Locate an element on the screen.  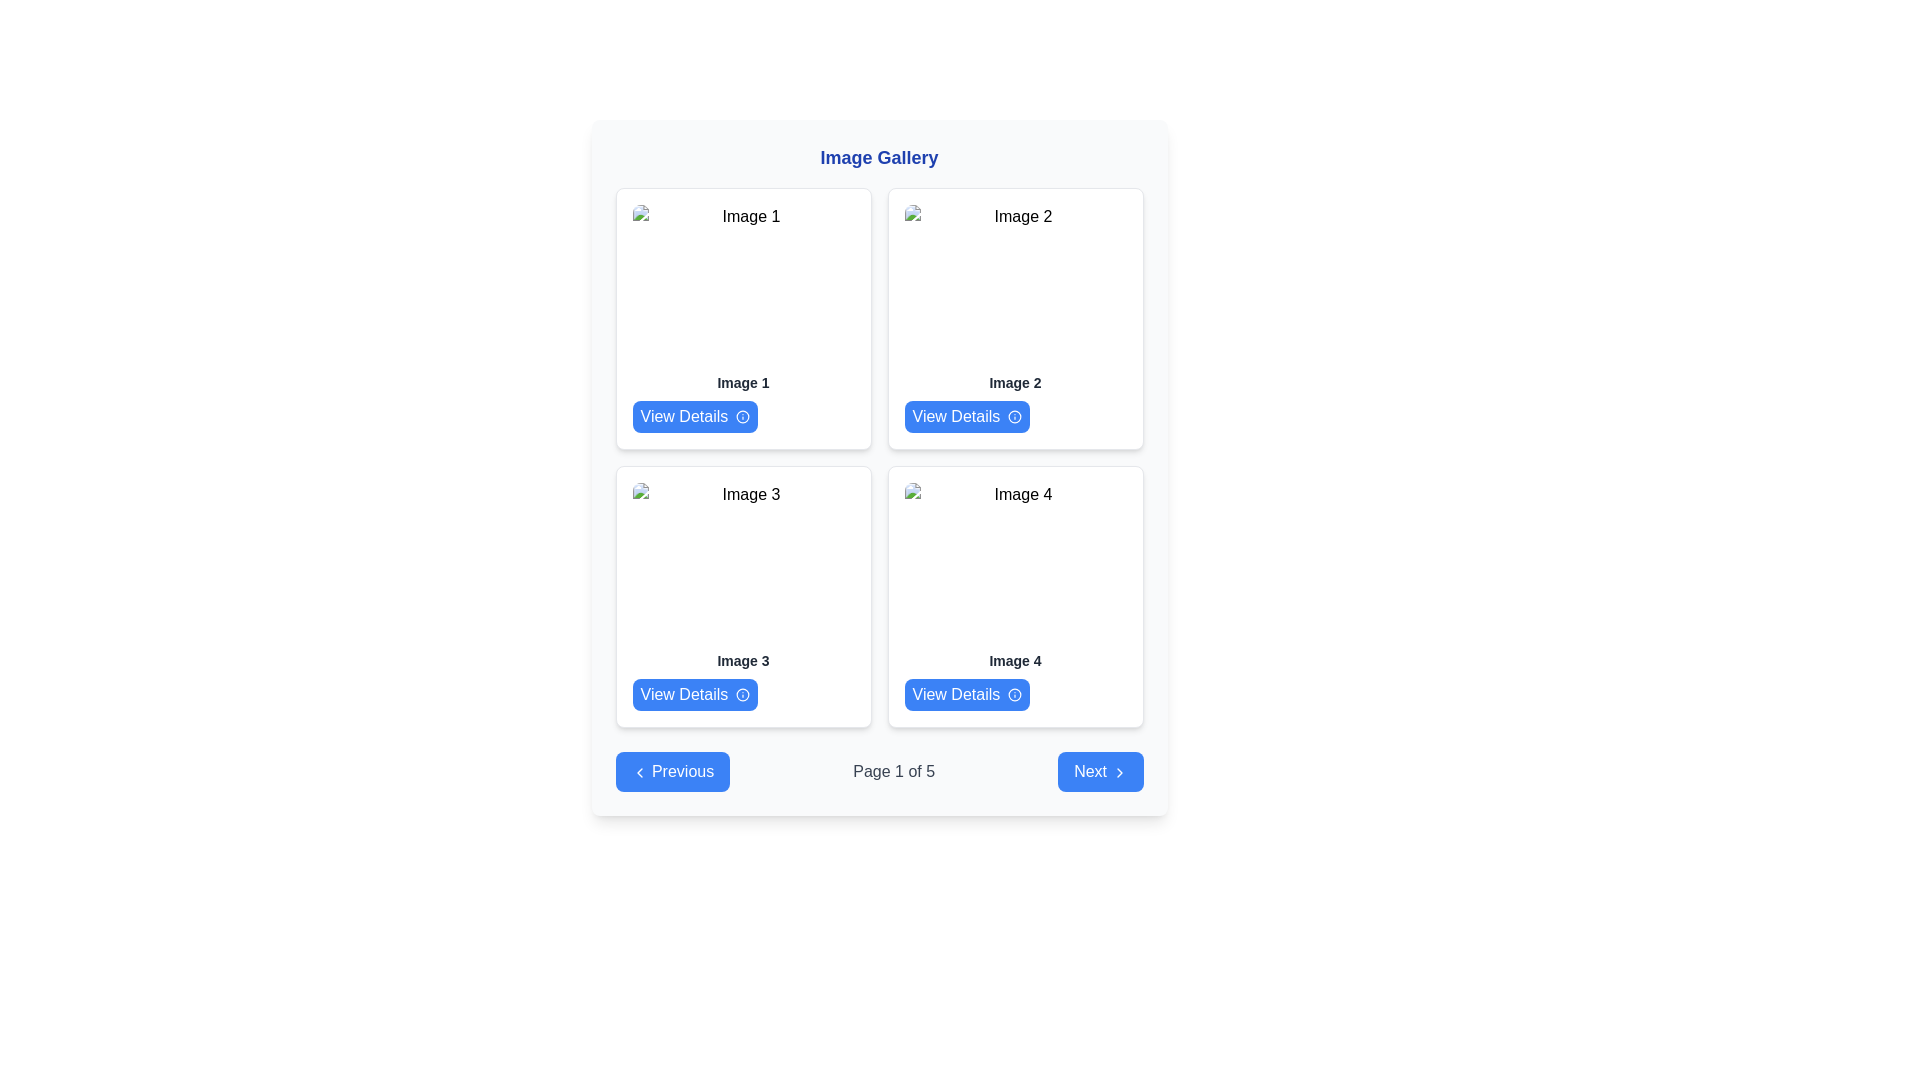
the static text label displaying 'Image 4' located in the fourth card of the grid layout, positioned above the 'View Details' button is located at coordinates (1015, 660).